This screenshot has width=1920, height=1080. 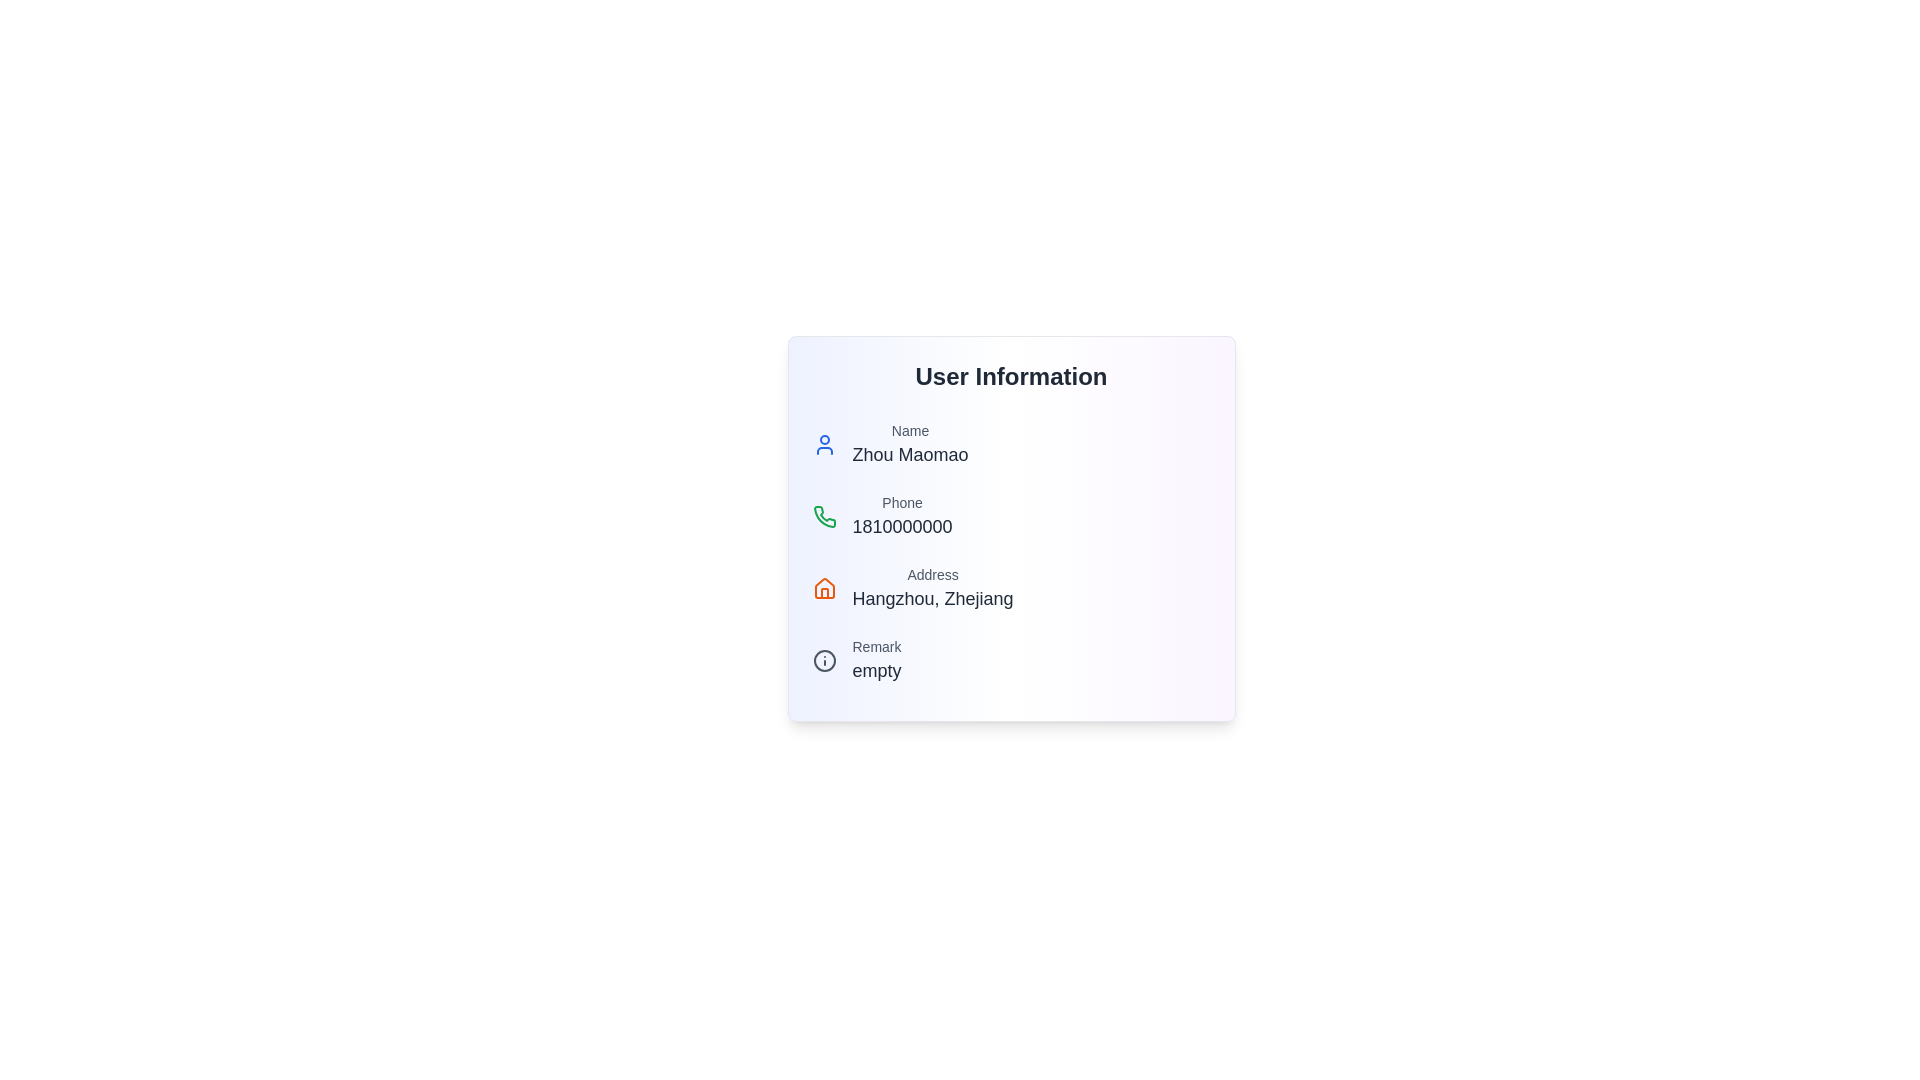 What do you see at coordinates (901, 501) in the screenshot?
I see `the static text label displaying the word 'Phone', which is styled in gray and positioned above the phone number '1810000000'` at bounding box center [901, 501].